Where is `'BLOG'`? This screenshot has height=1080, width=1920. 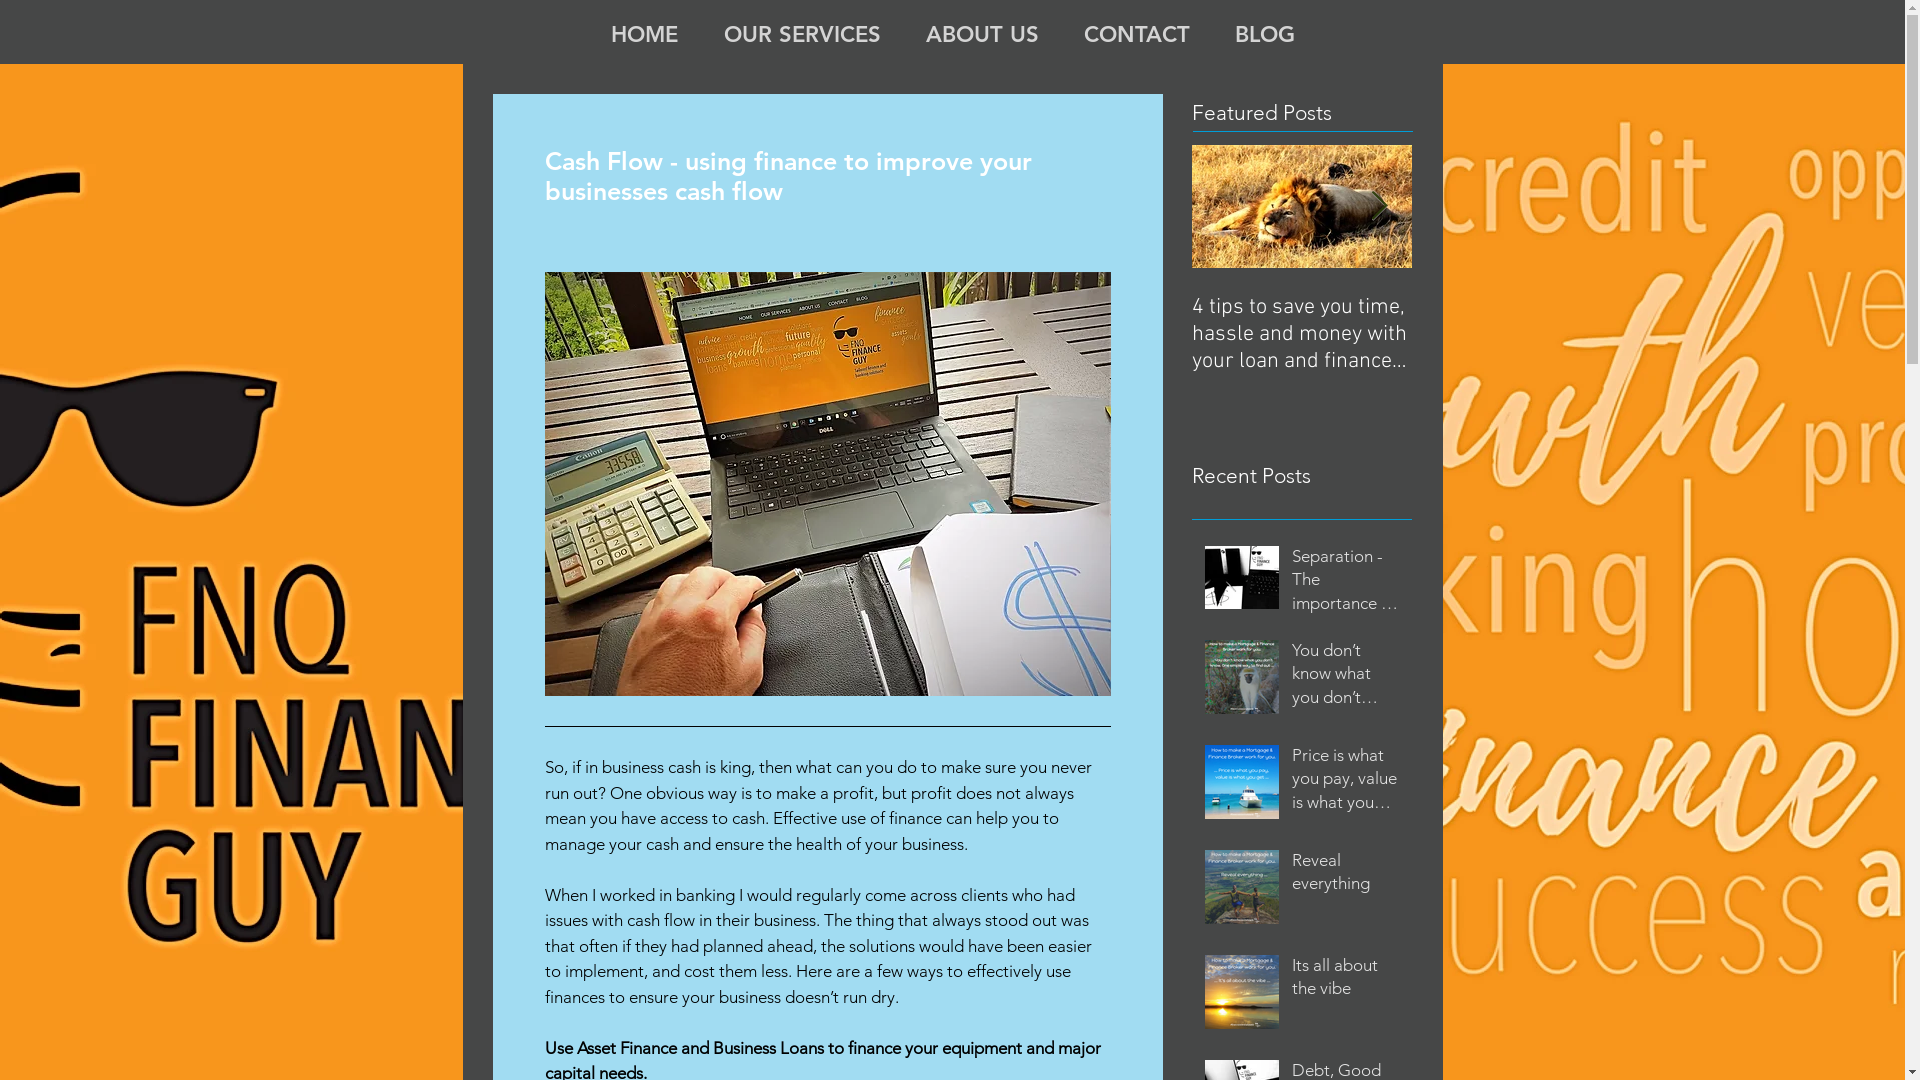 'BLOG' is located at coordinates (1263, 31).